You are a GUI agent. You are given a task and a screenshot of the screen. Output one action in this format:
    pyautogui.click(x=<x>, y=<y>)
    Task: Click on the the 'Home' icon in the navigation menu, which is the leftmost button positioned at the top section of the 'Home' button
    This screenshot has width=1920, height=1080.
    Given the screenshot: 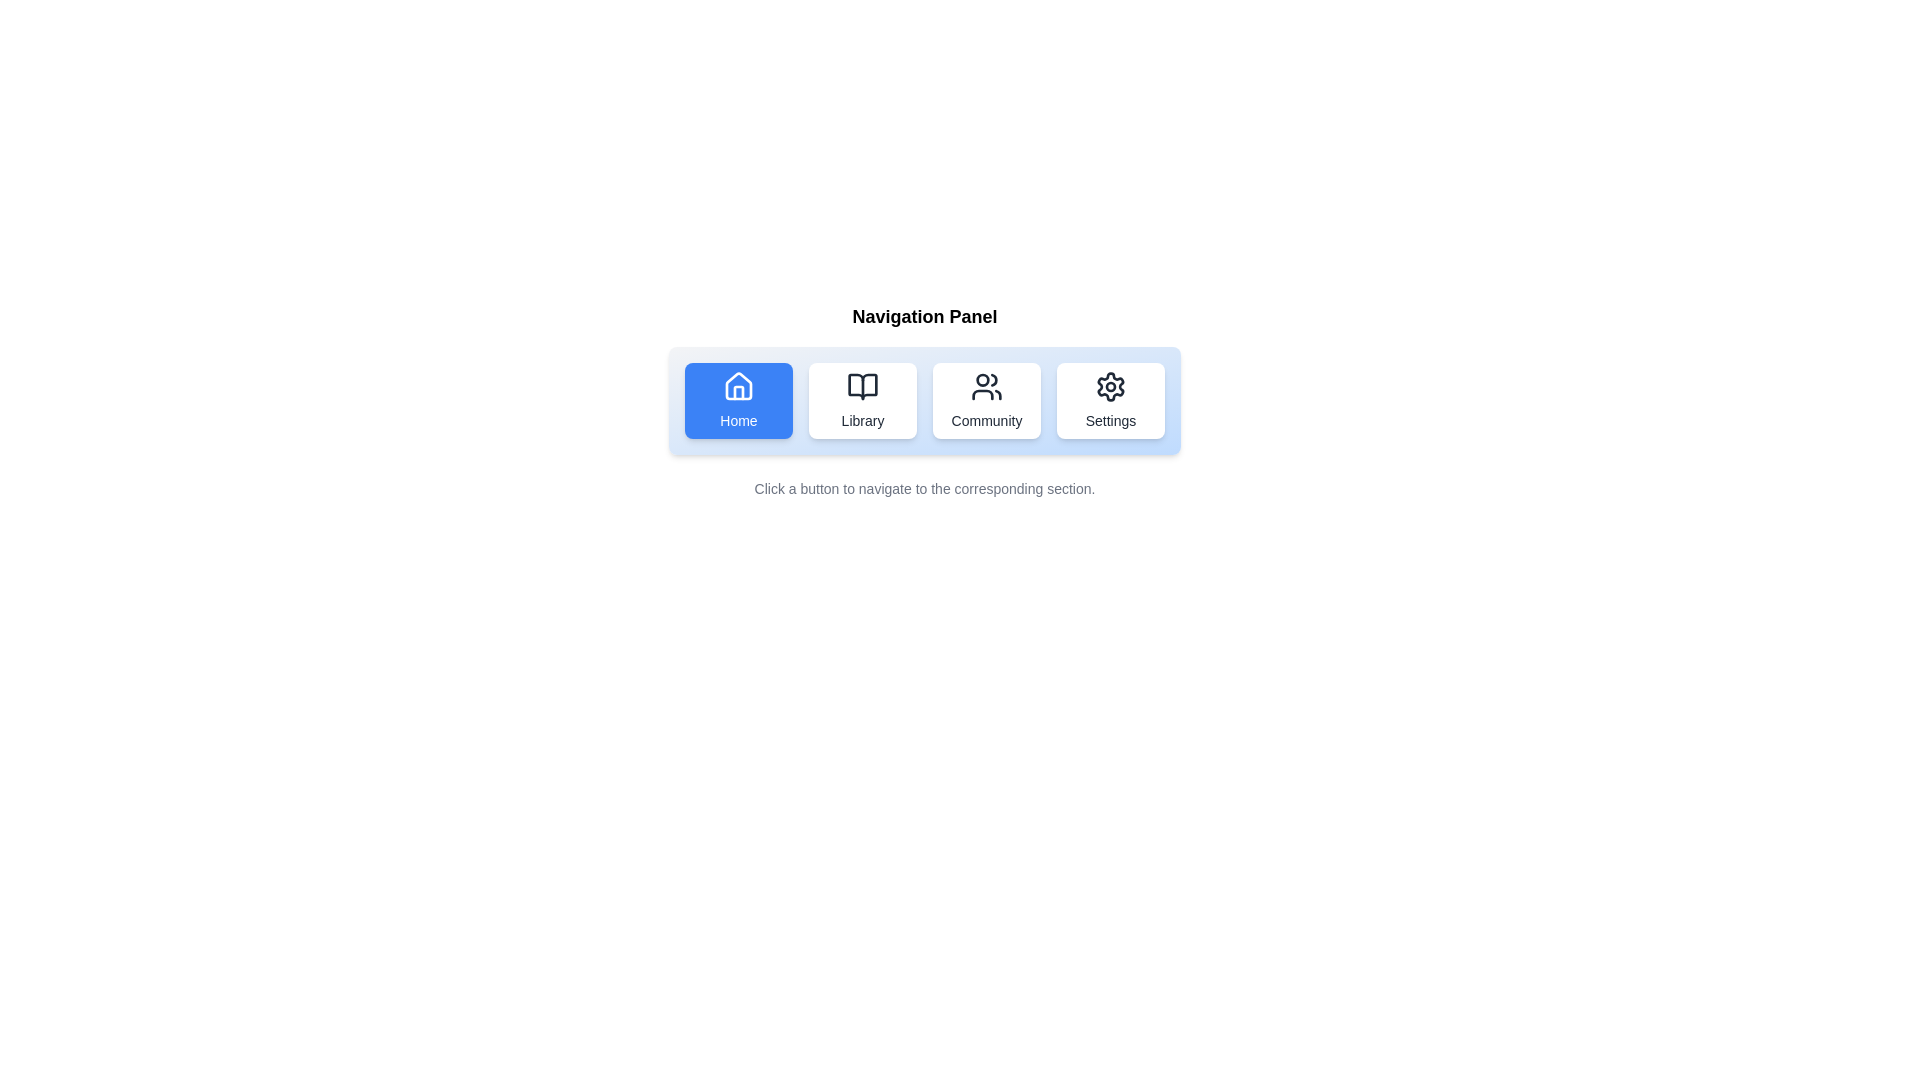 What is the action you would take?
    pyautogui.click(x=738, y=386)
    